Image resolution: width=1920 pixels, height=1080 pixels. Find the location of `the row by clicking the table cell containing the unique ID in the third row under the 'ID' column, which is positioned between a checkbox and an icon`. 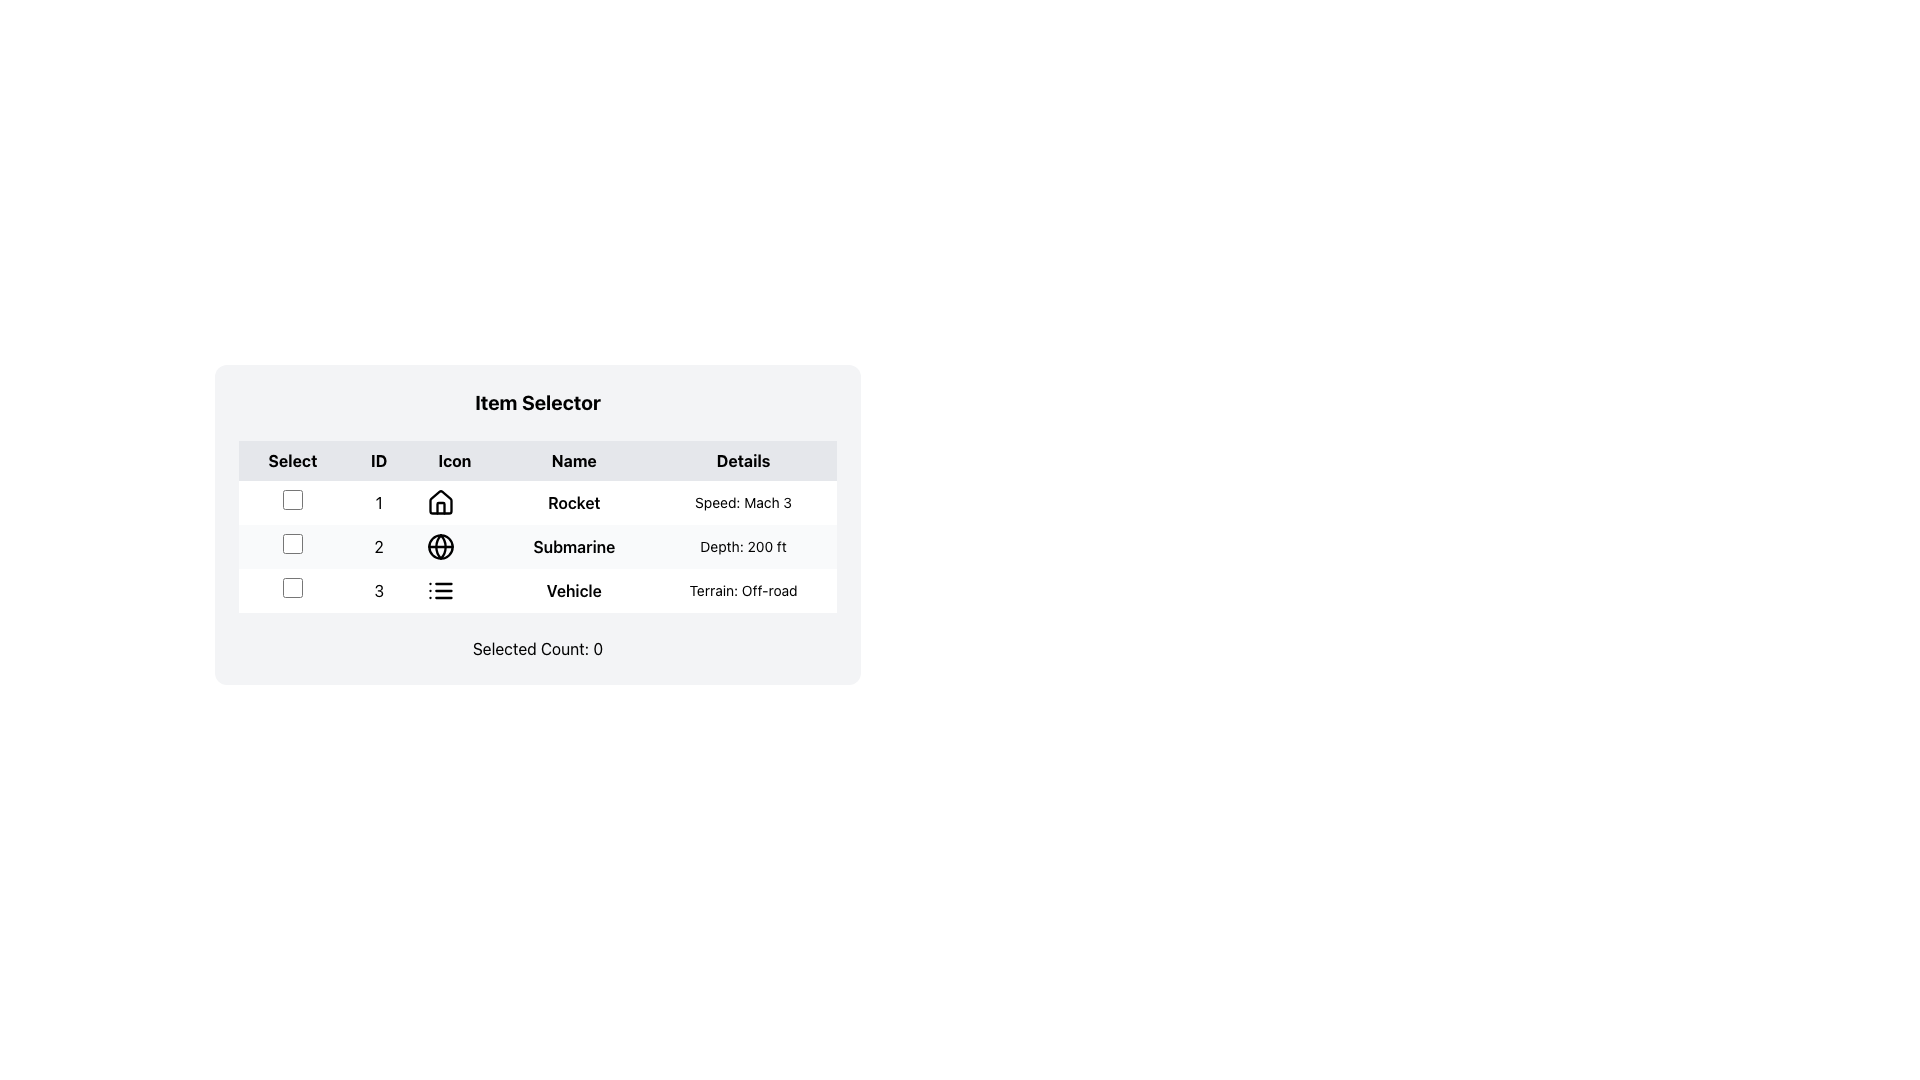

the row by clicking the table cell containing the unique ID in the third row under the 'ID' column, which is positioned between a checkbox and an icon is located at coordinates (379, 589).